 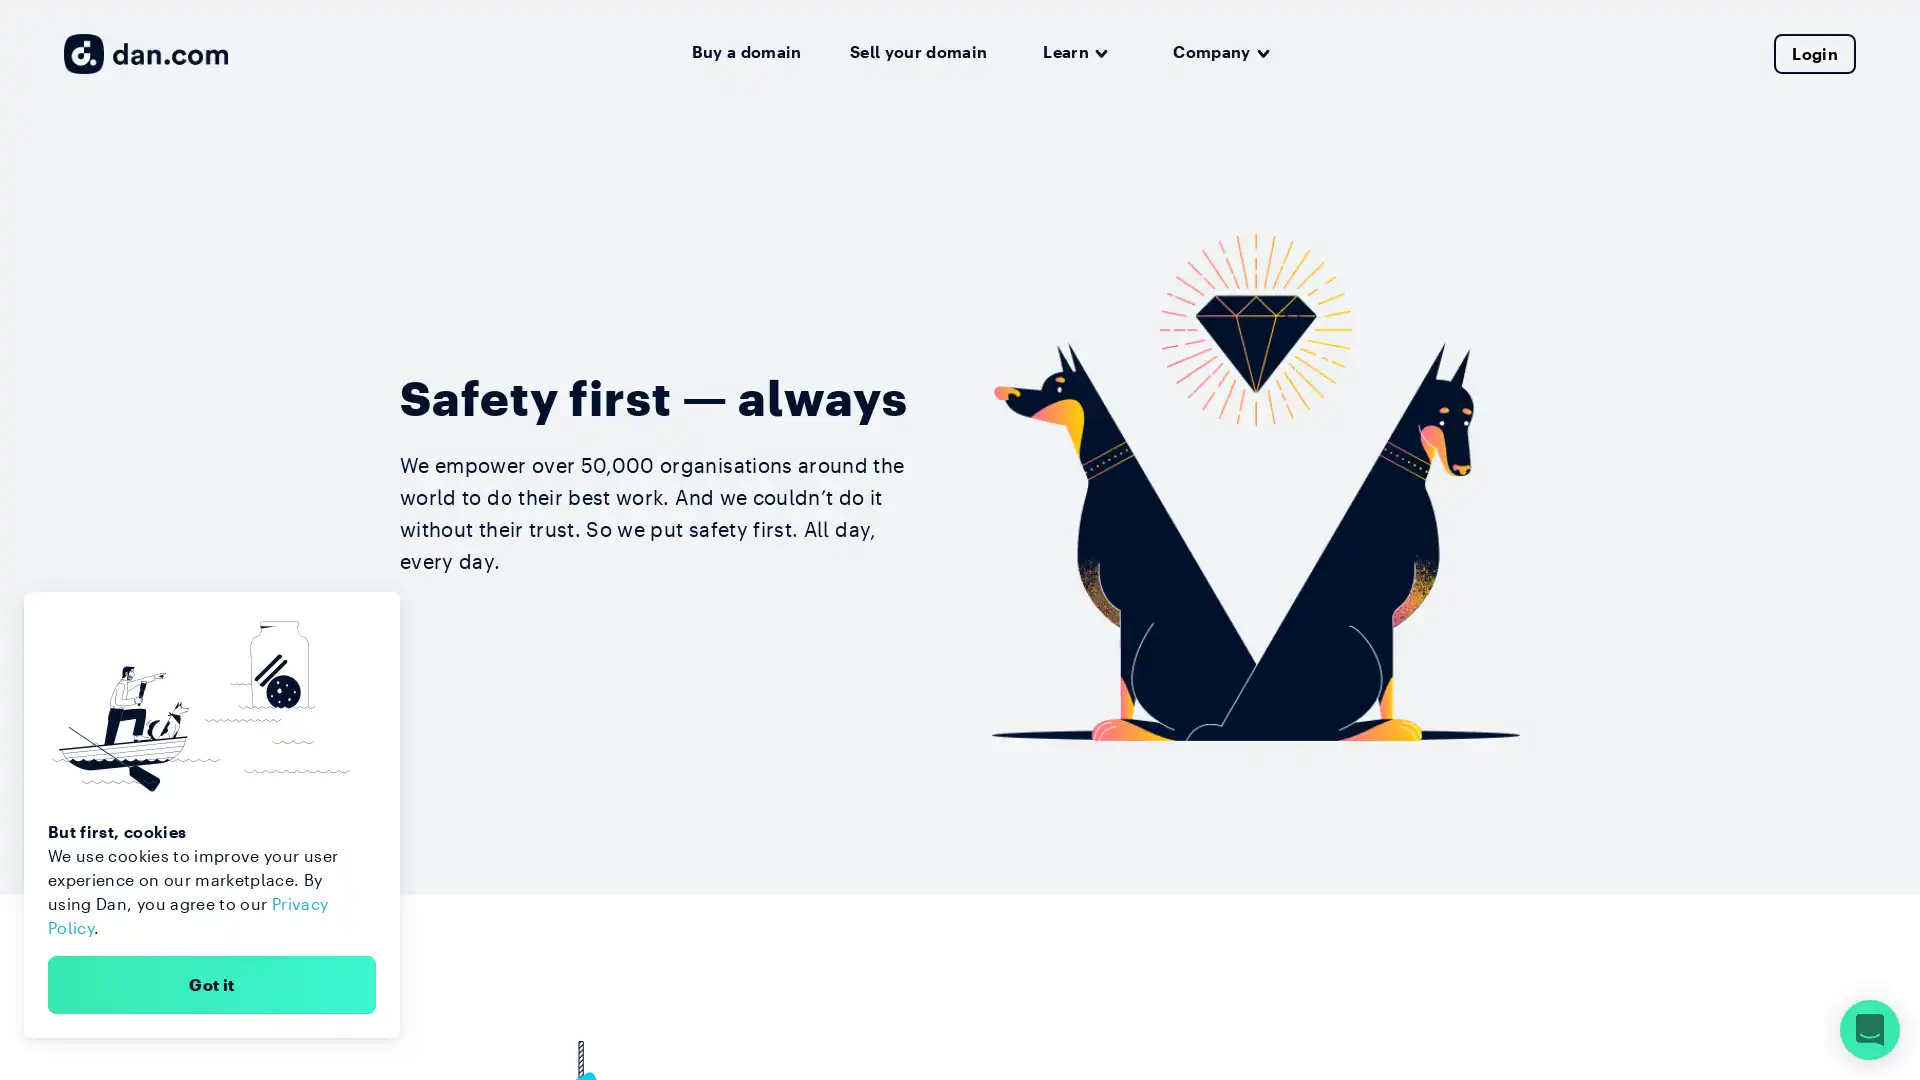 I want to click on Got it, so click(x=211, y=983).